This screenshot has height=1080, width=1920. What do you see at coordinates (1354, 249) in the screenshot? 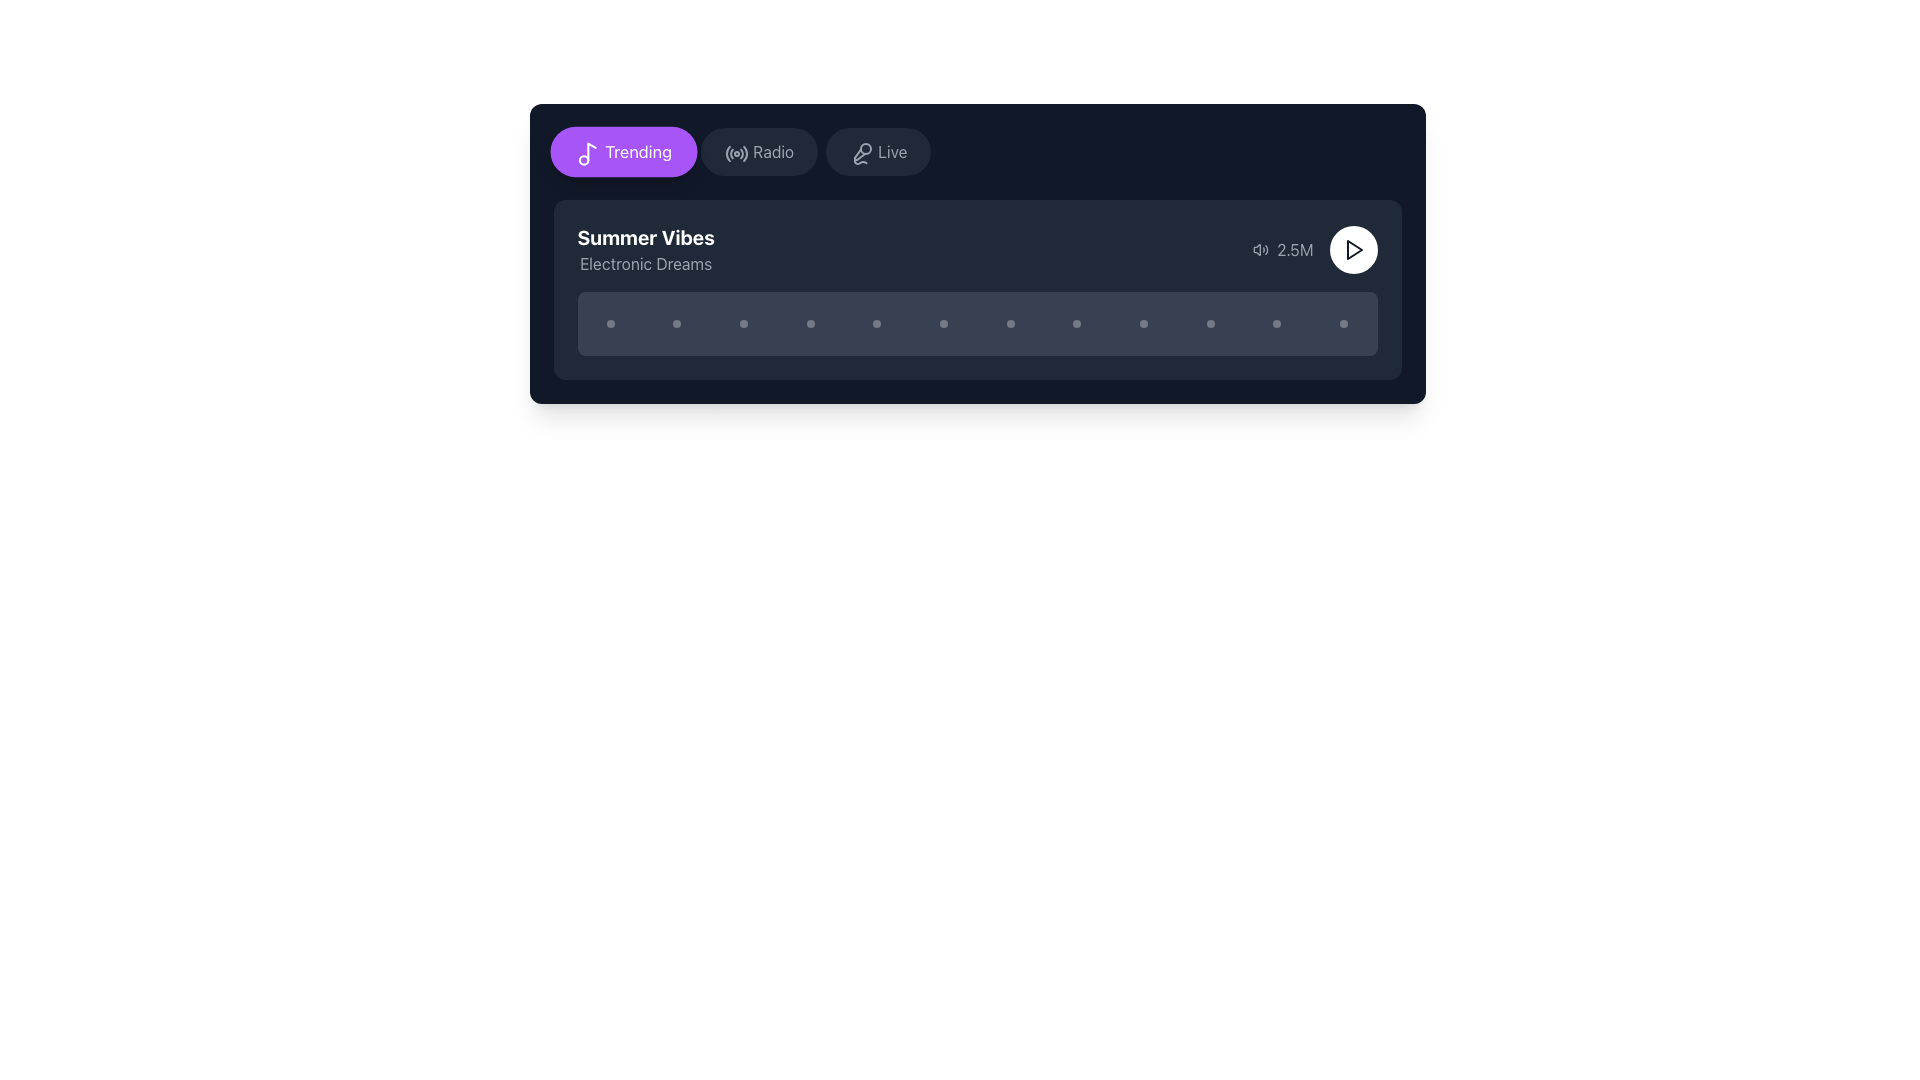
I see `the triangular play button outlined in gray to initiate playback` at bounding box center [1354, 249].